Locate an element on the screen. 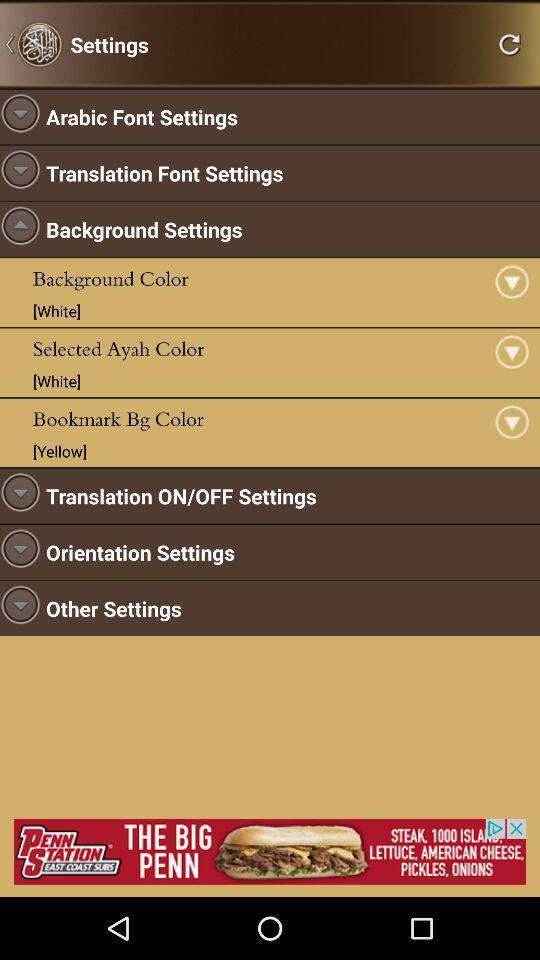 This screenshot has height=960, width=540. advertisement area is located at coordinates (270, 850).